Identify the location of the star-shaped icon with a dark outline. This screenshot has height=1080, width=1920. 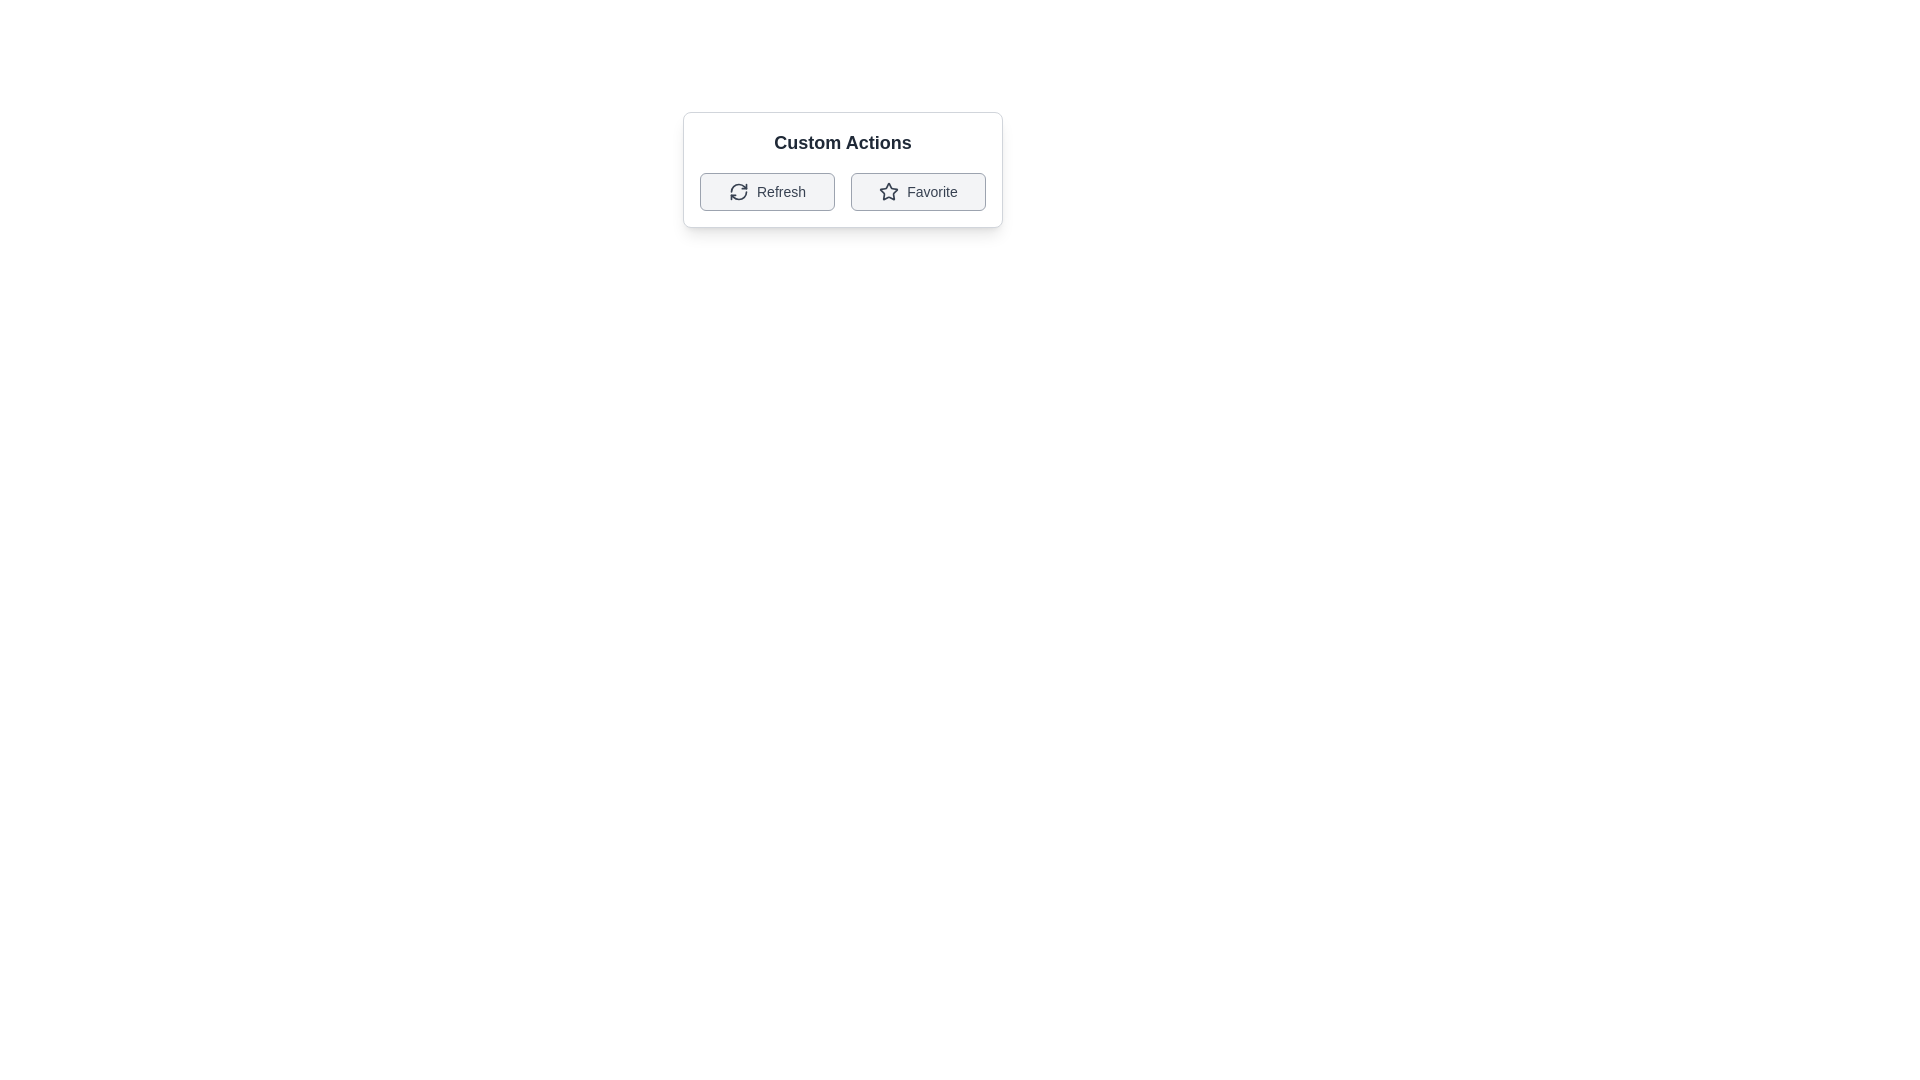
(887, 192).